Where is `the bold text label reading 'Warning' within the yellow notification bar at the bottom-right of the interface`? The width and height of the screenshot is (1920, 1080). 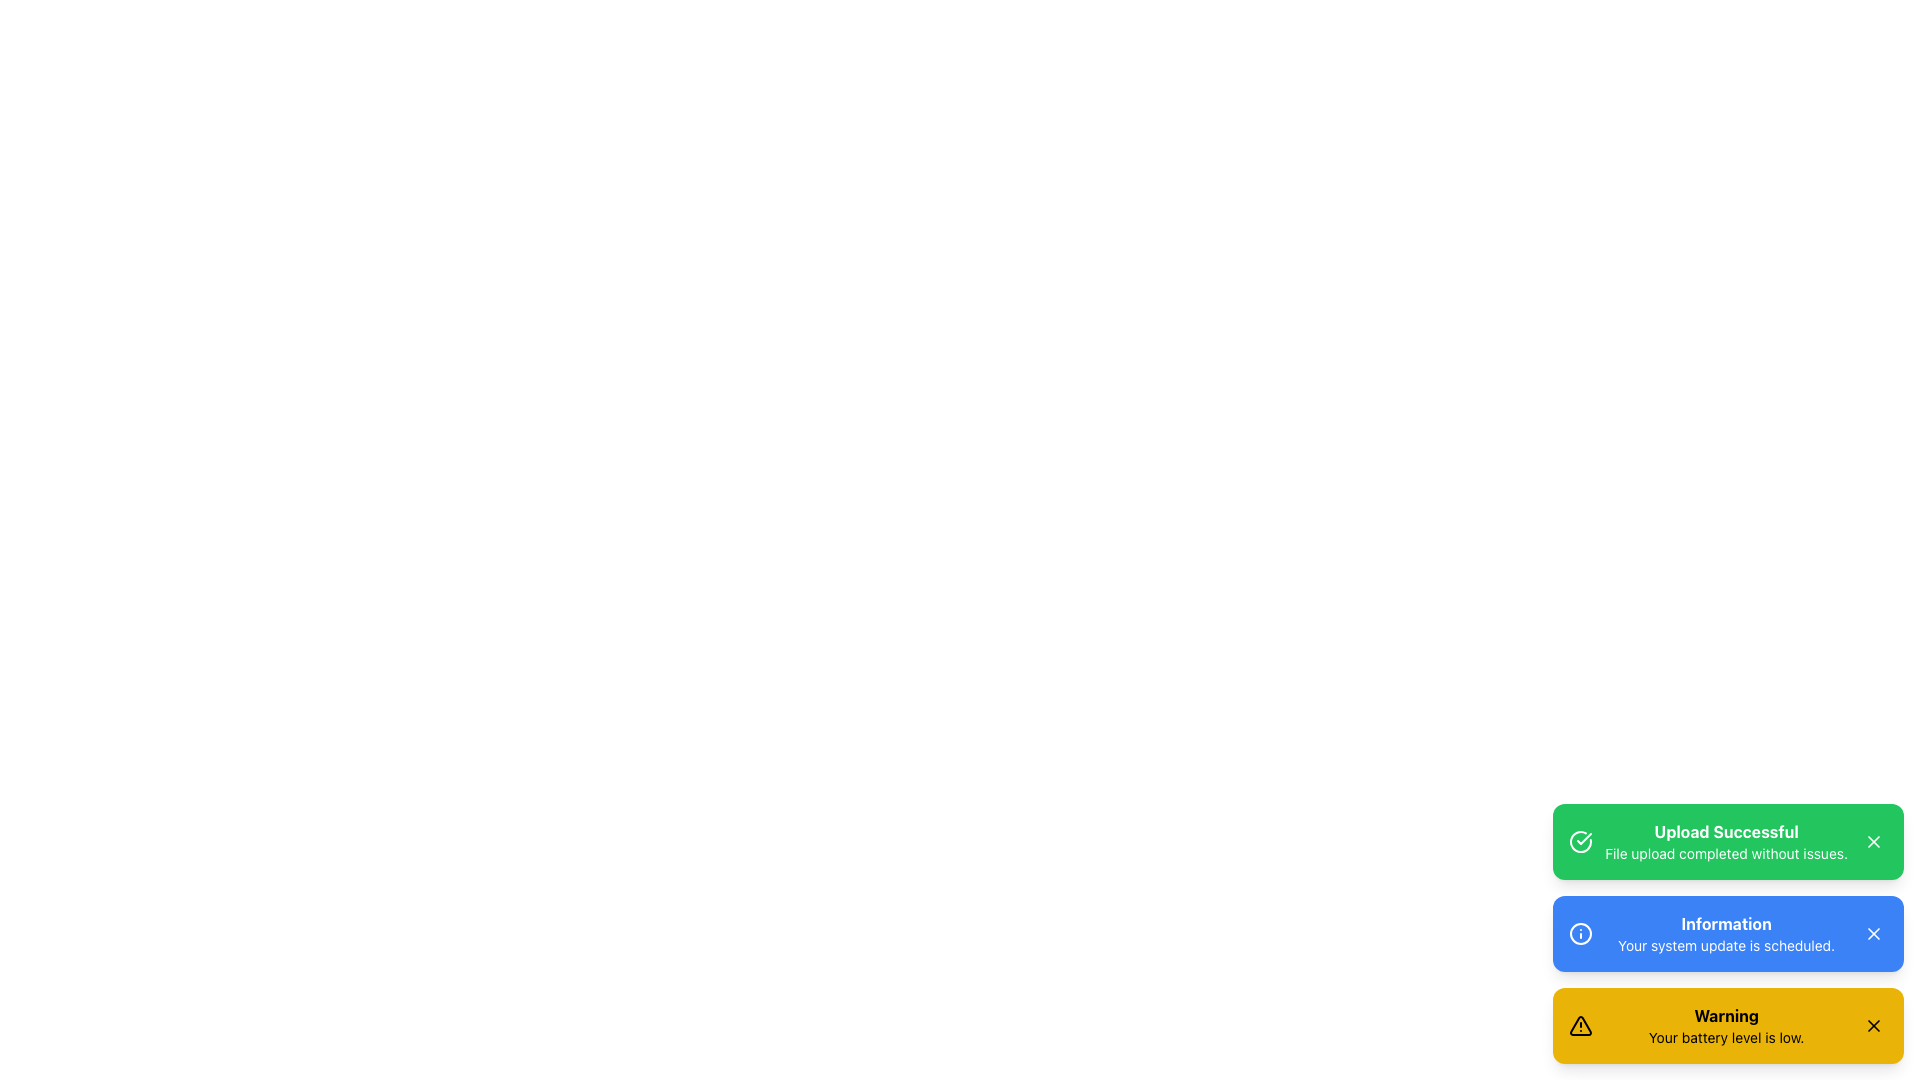 the bold text label reading 'Warning' within the yellow notification bar at the bottom-right of the interface is located at coordinates (1725, 1015).